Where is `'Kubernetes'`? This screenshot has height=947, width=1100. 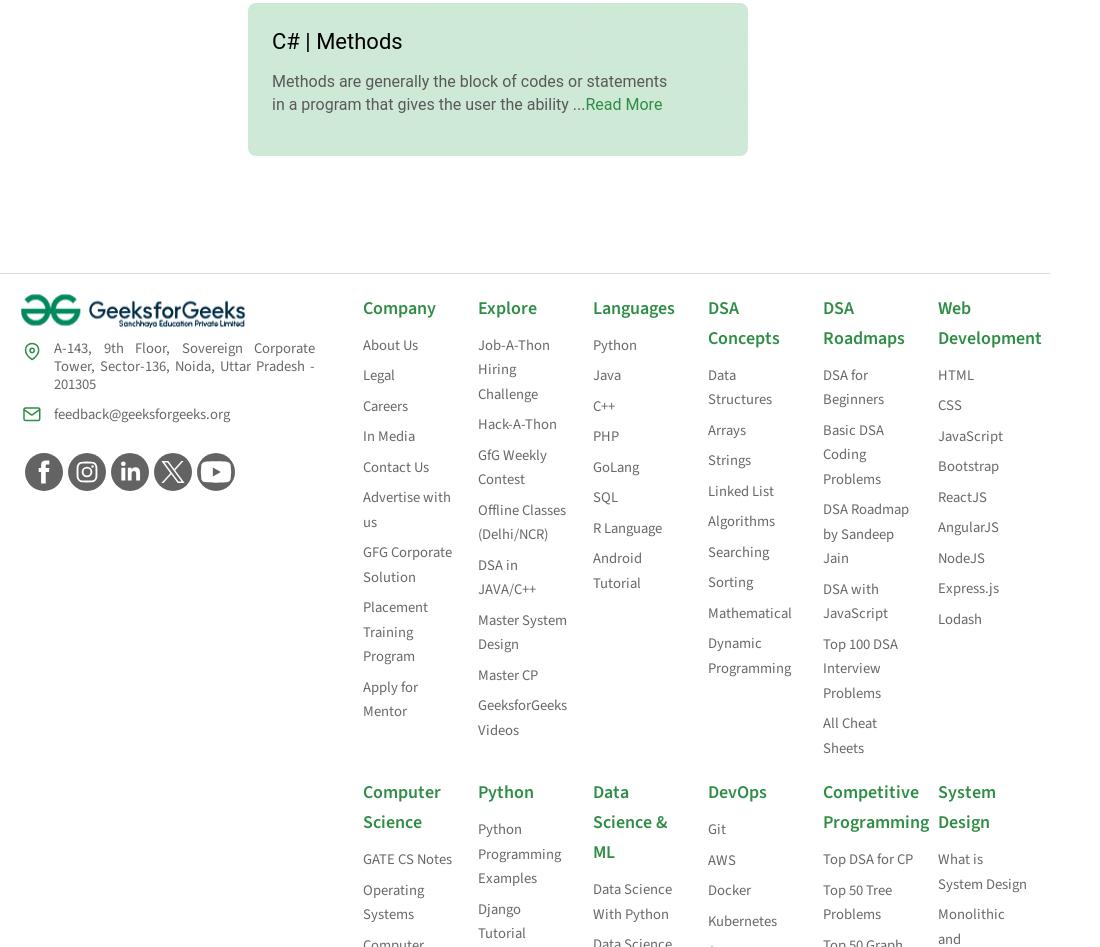
'Kubernetes' is located at coordinates (706, 919).